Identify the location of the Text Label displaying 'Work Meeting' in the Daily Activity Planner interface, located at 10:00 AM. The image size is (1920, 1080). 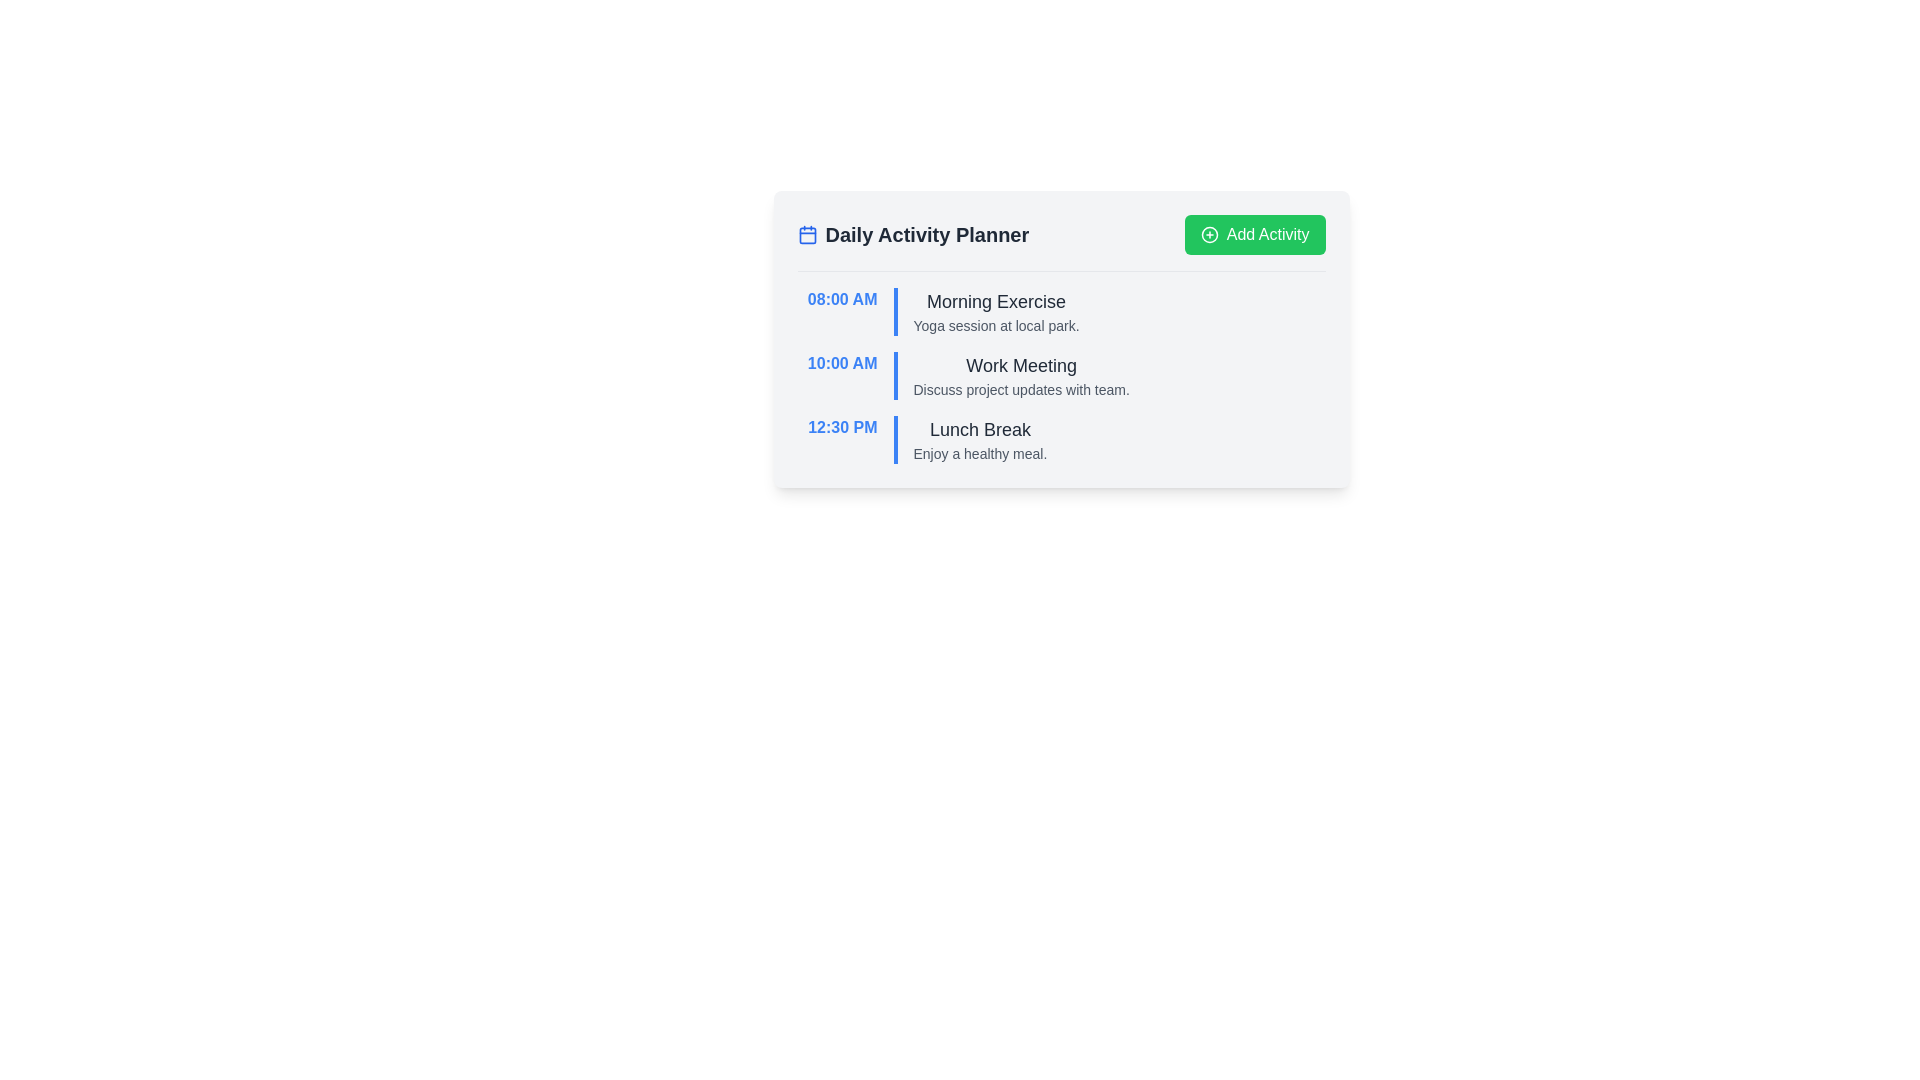
(1021, 366).